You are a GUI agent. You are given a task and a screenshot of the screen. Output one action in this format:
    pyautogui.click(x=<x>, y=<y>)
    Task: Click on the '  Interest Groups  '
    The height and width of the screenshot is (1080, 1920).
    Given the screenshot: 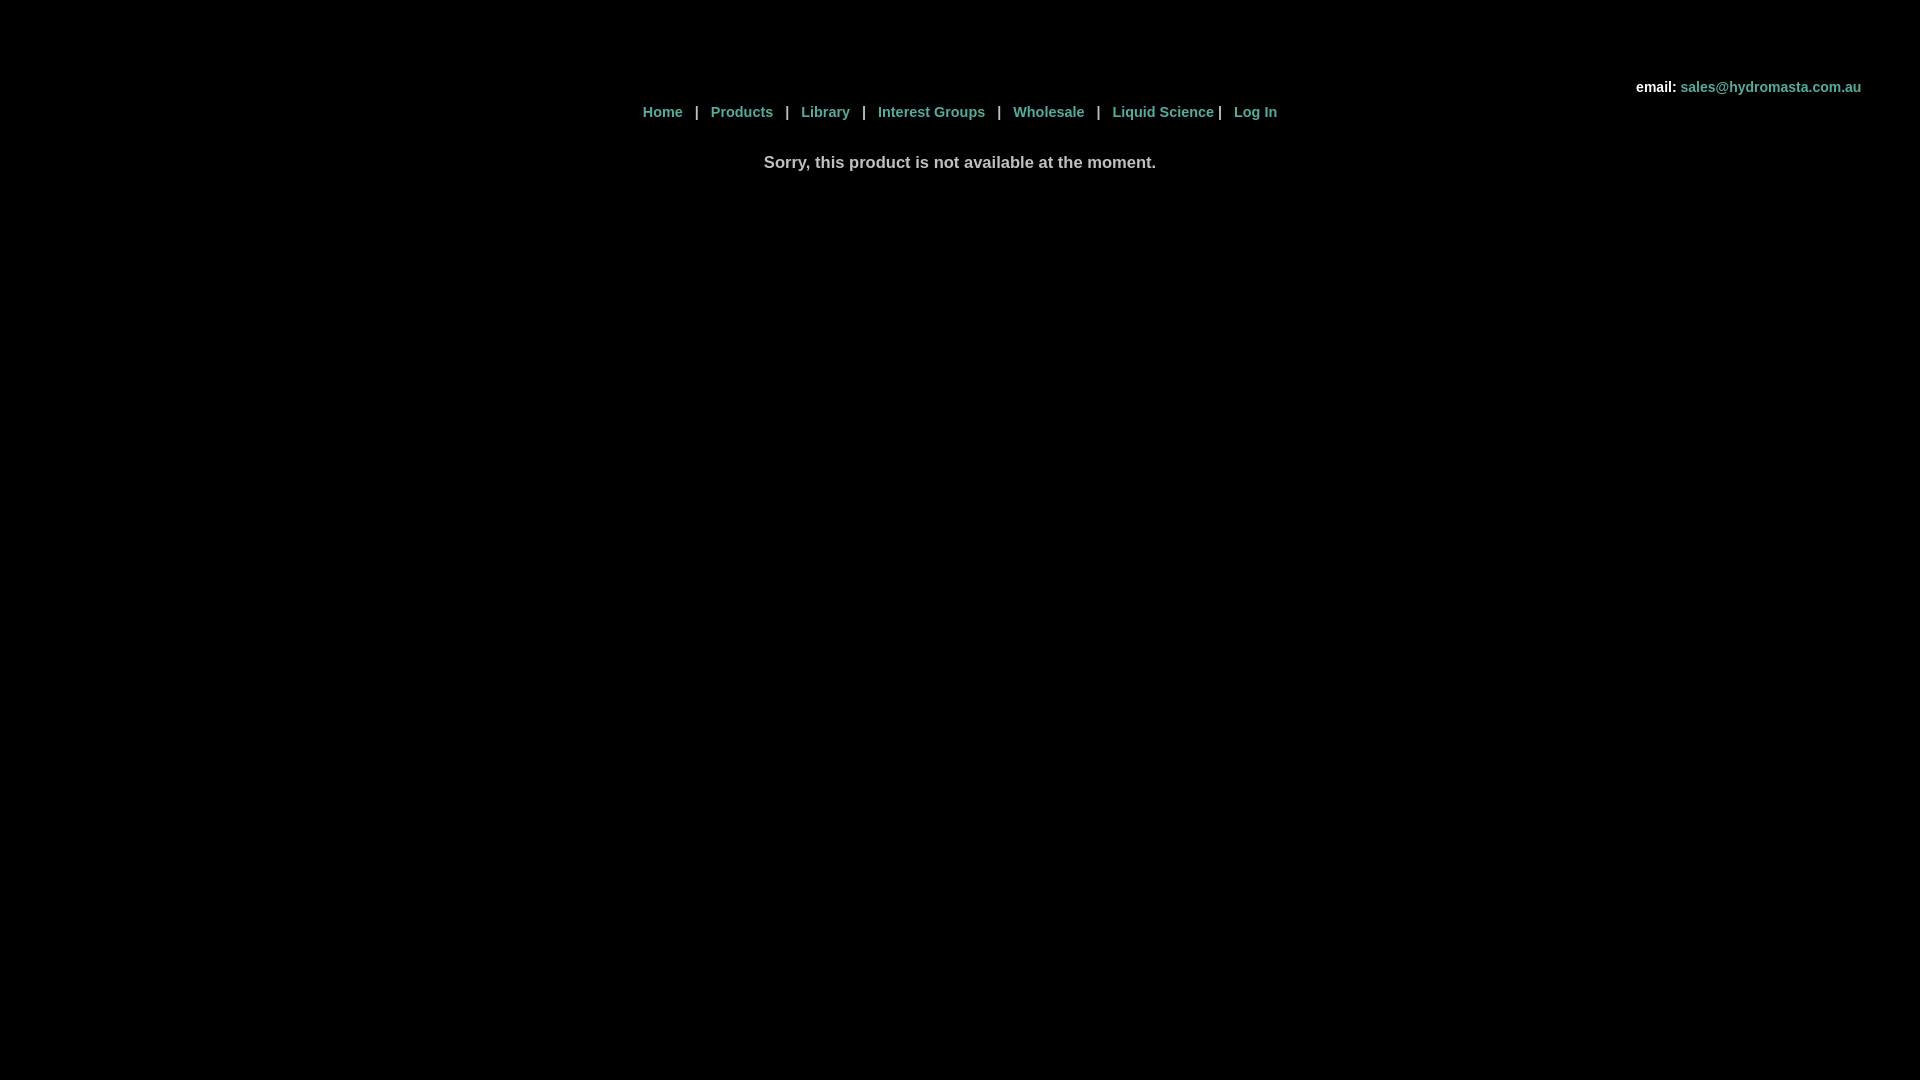 What is the action you would take?
    pyautogui.click(x=930, y=111)
    